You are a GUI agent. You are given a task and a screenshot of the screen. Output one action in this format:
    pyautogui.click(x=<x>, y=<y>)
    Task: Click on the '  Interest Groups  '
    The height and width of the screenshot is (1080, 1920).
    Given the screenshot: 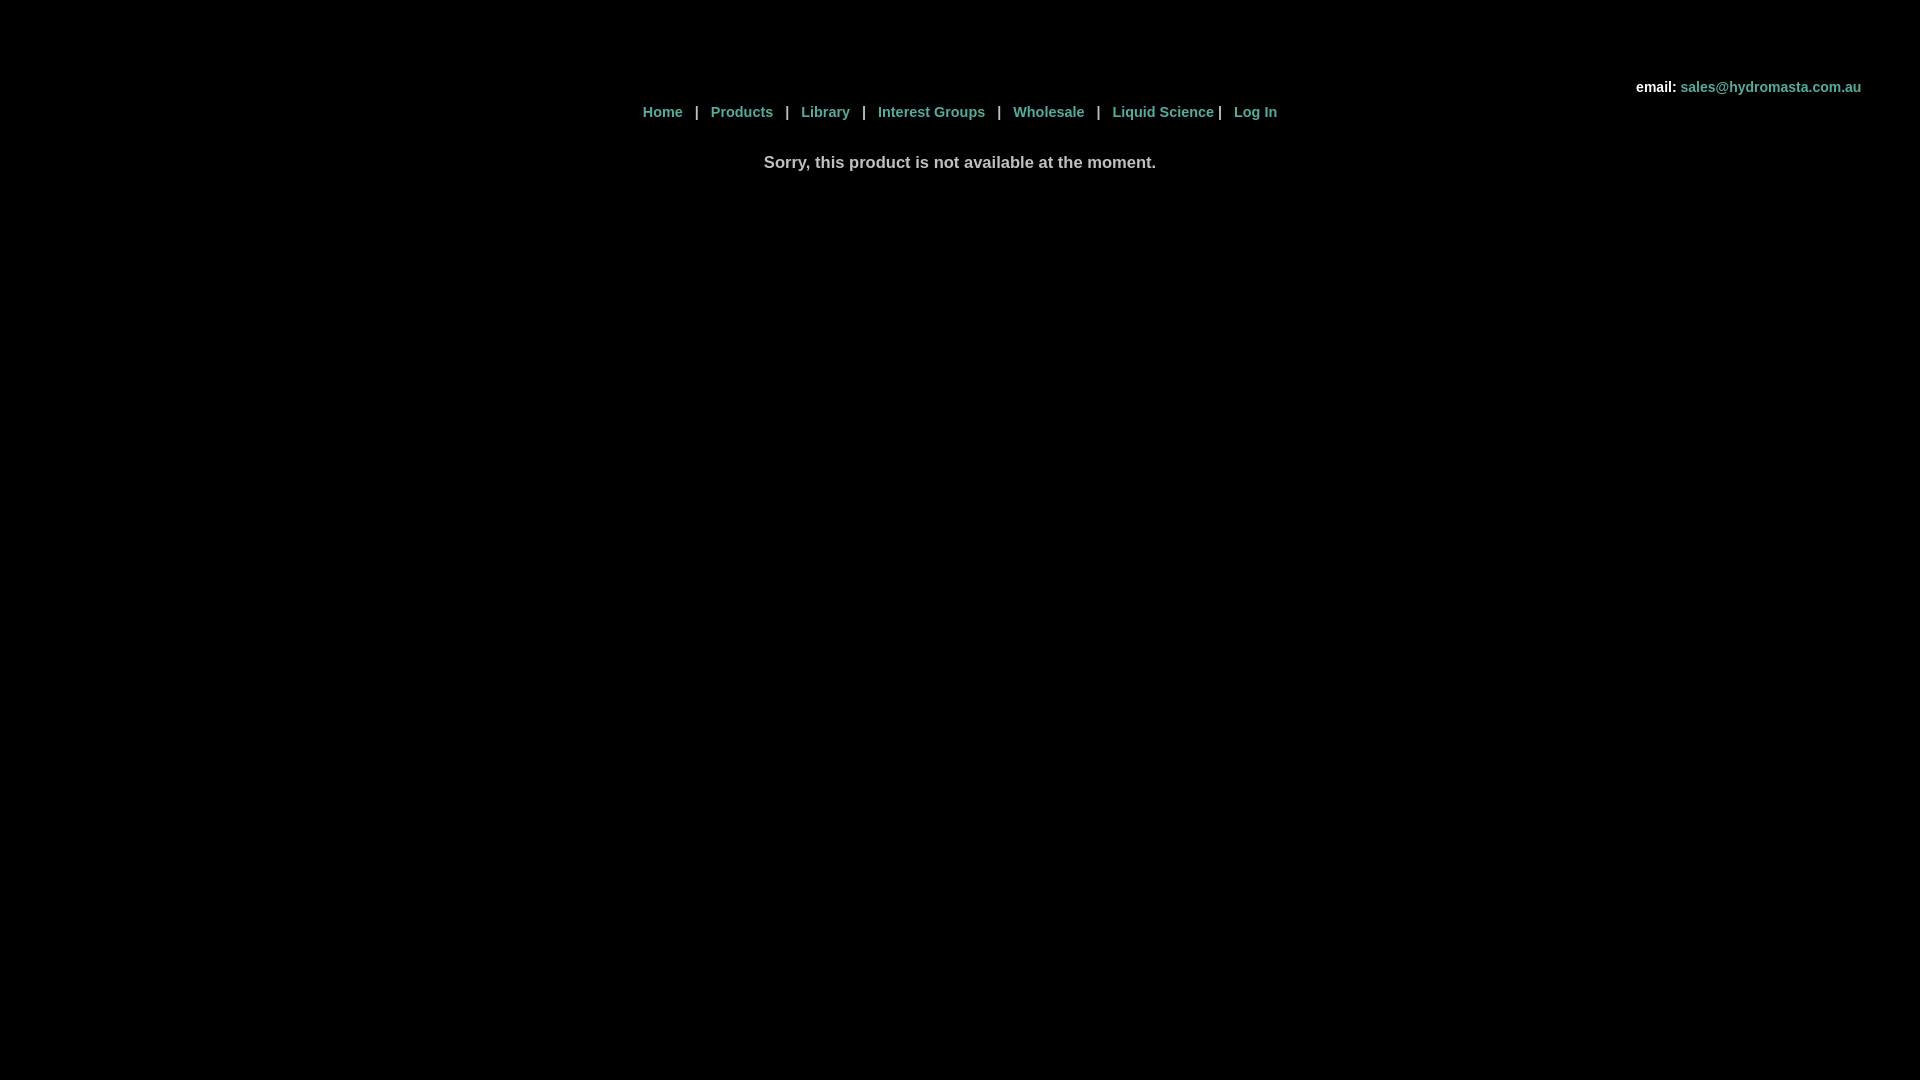 What is the action you would take?
    pyautogui.click(x=930, y=111)
    